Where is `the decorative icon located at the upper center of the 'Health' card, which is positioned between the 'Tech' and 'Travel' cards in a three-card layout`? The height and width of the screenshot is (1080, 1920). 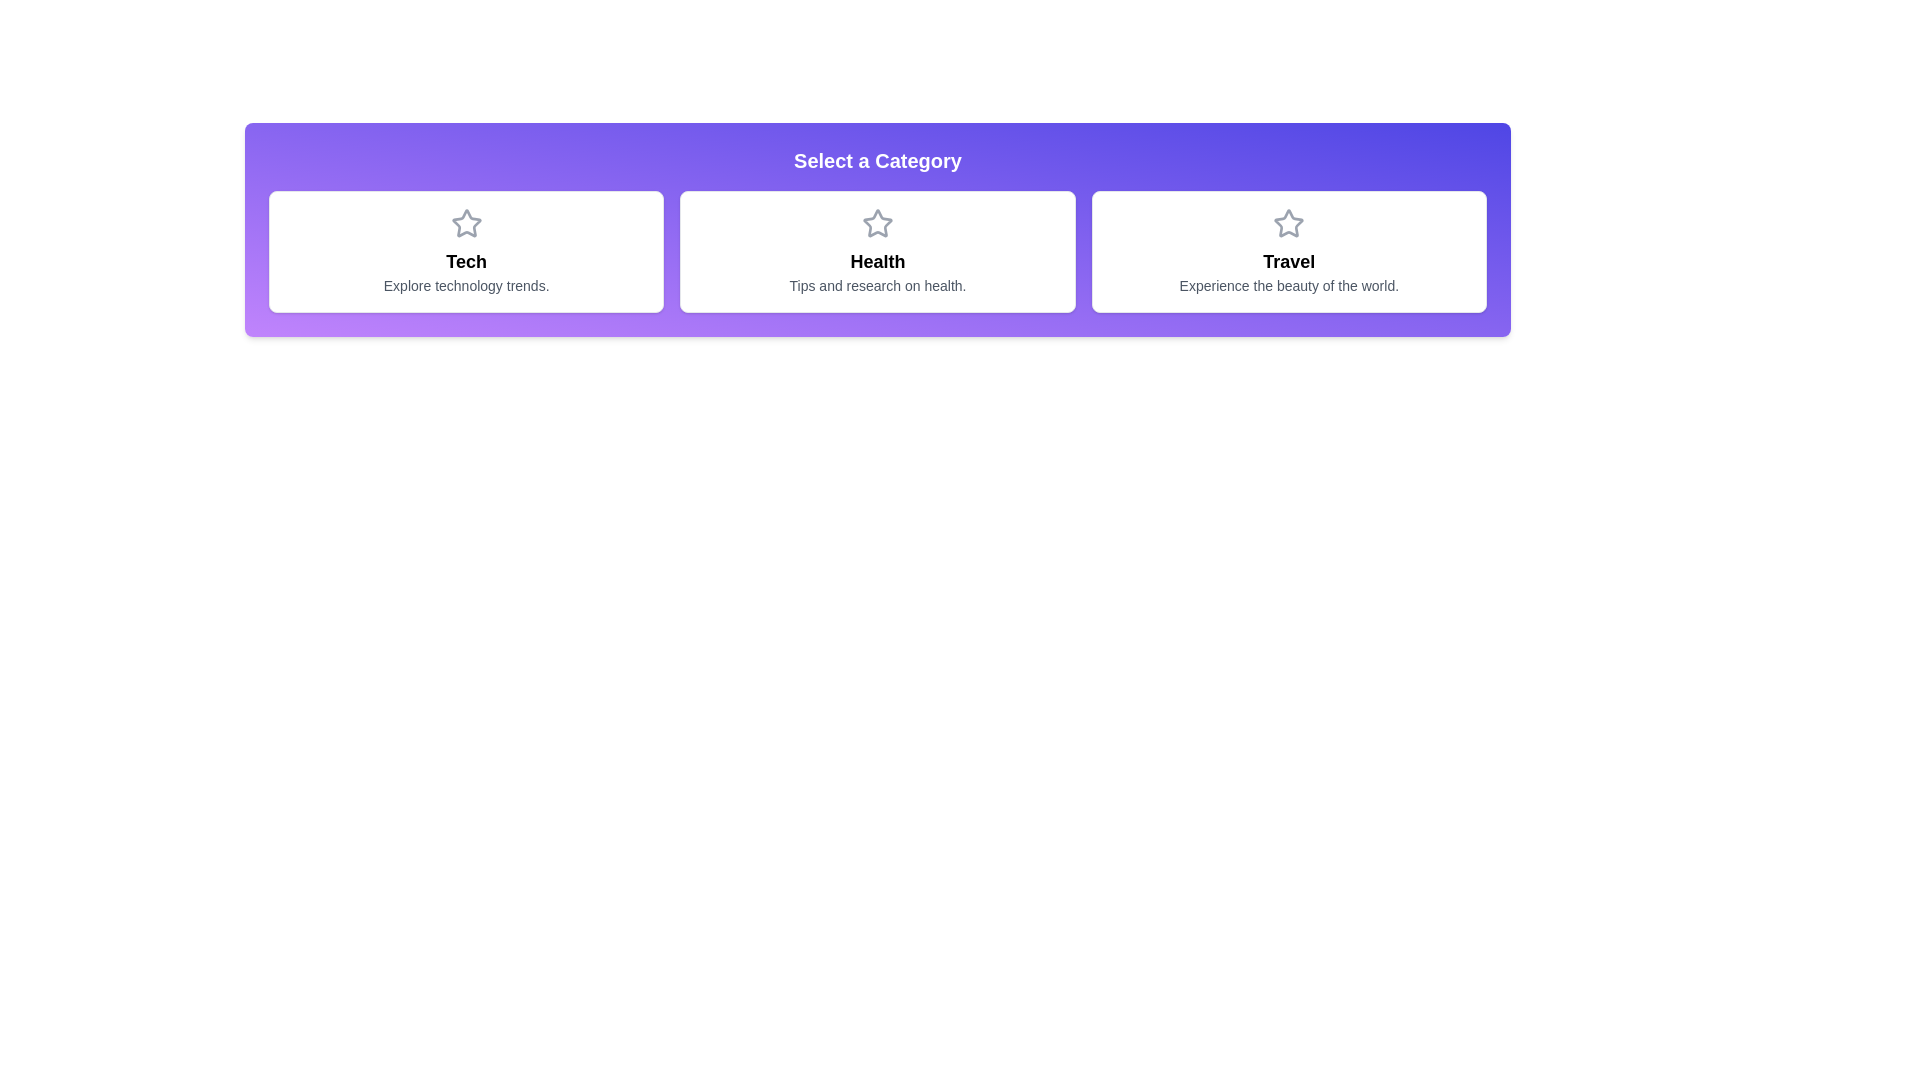 the decorative icon located at the upper center of the 'Health' card, which is positioned between the 'Tech' and 'Travel' cards in a three-card layout is located at coordinates (878, 223).